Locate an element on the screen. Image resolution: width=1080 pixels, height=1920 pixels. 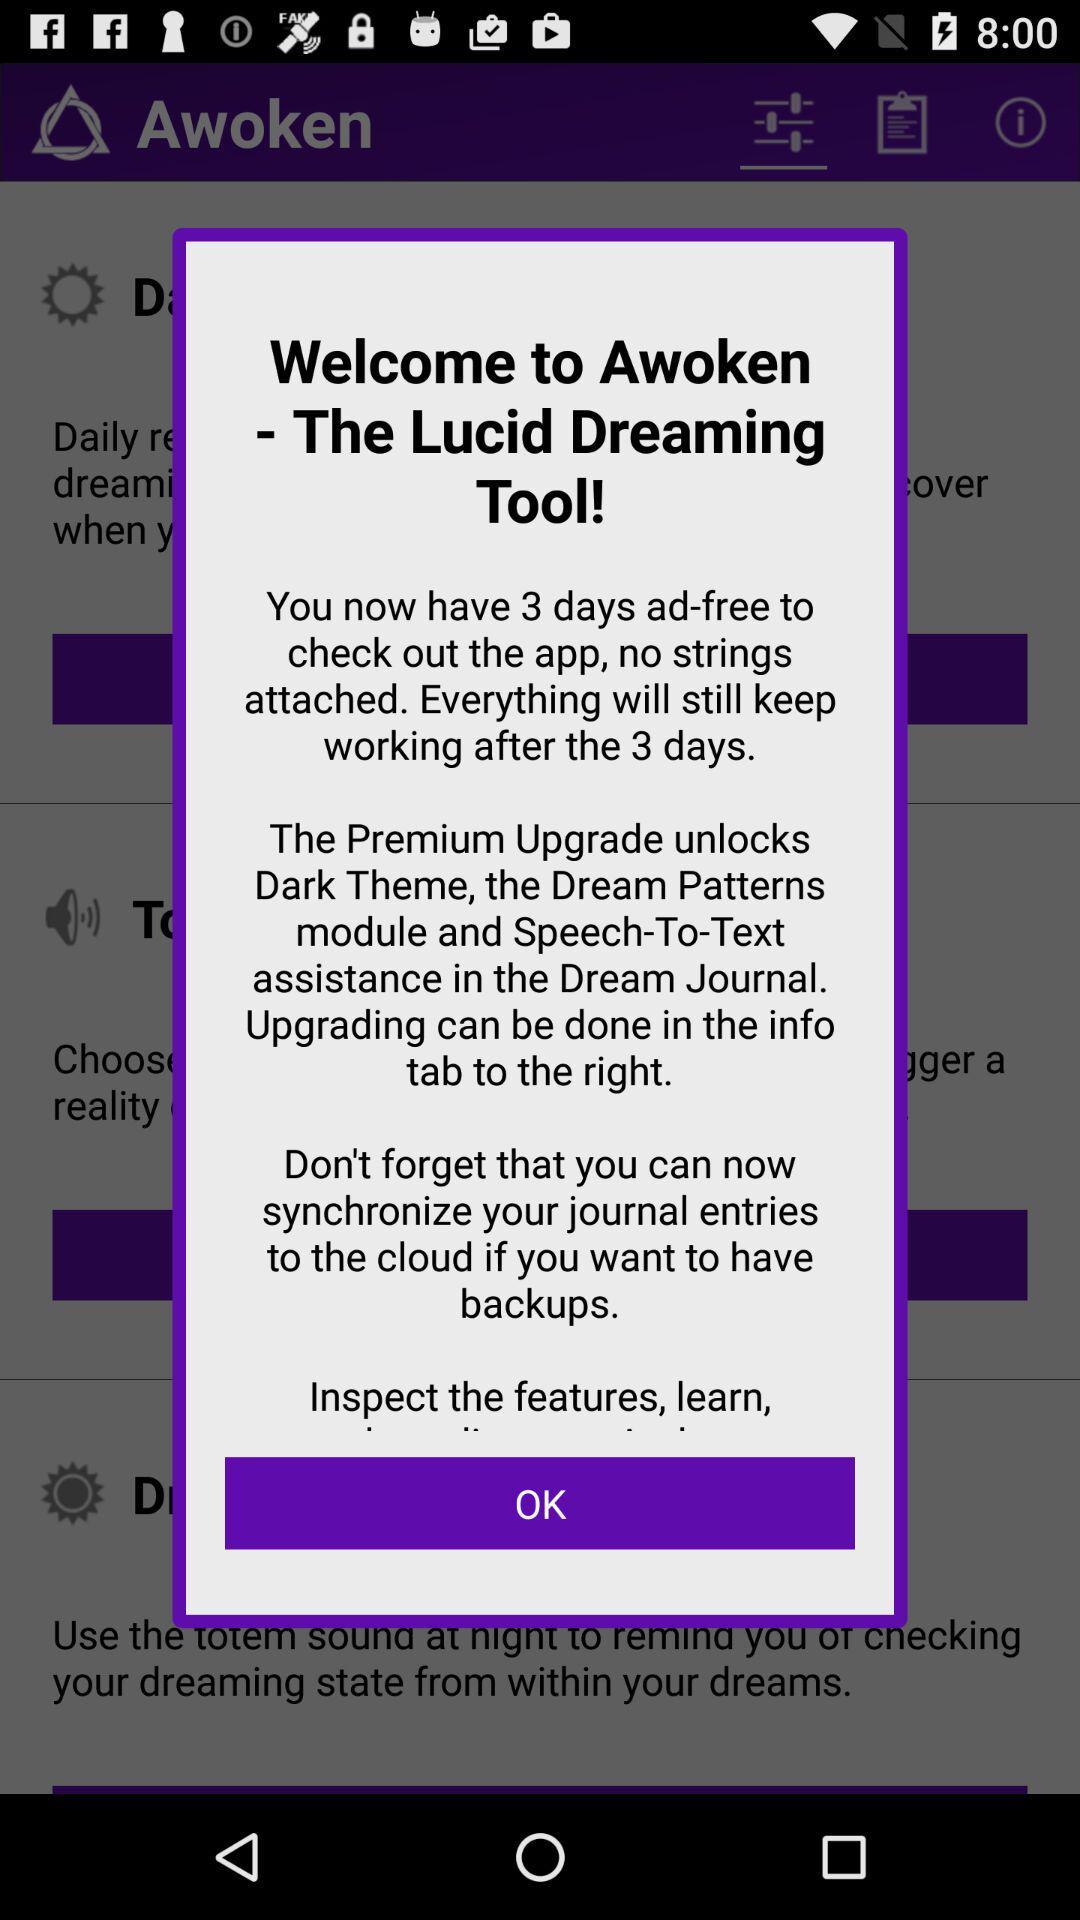
ok is located at coordinates (540, 1503).